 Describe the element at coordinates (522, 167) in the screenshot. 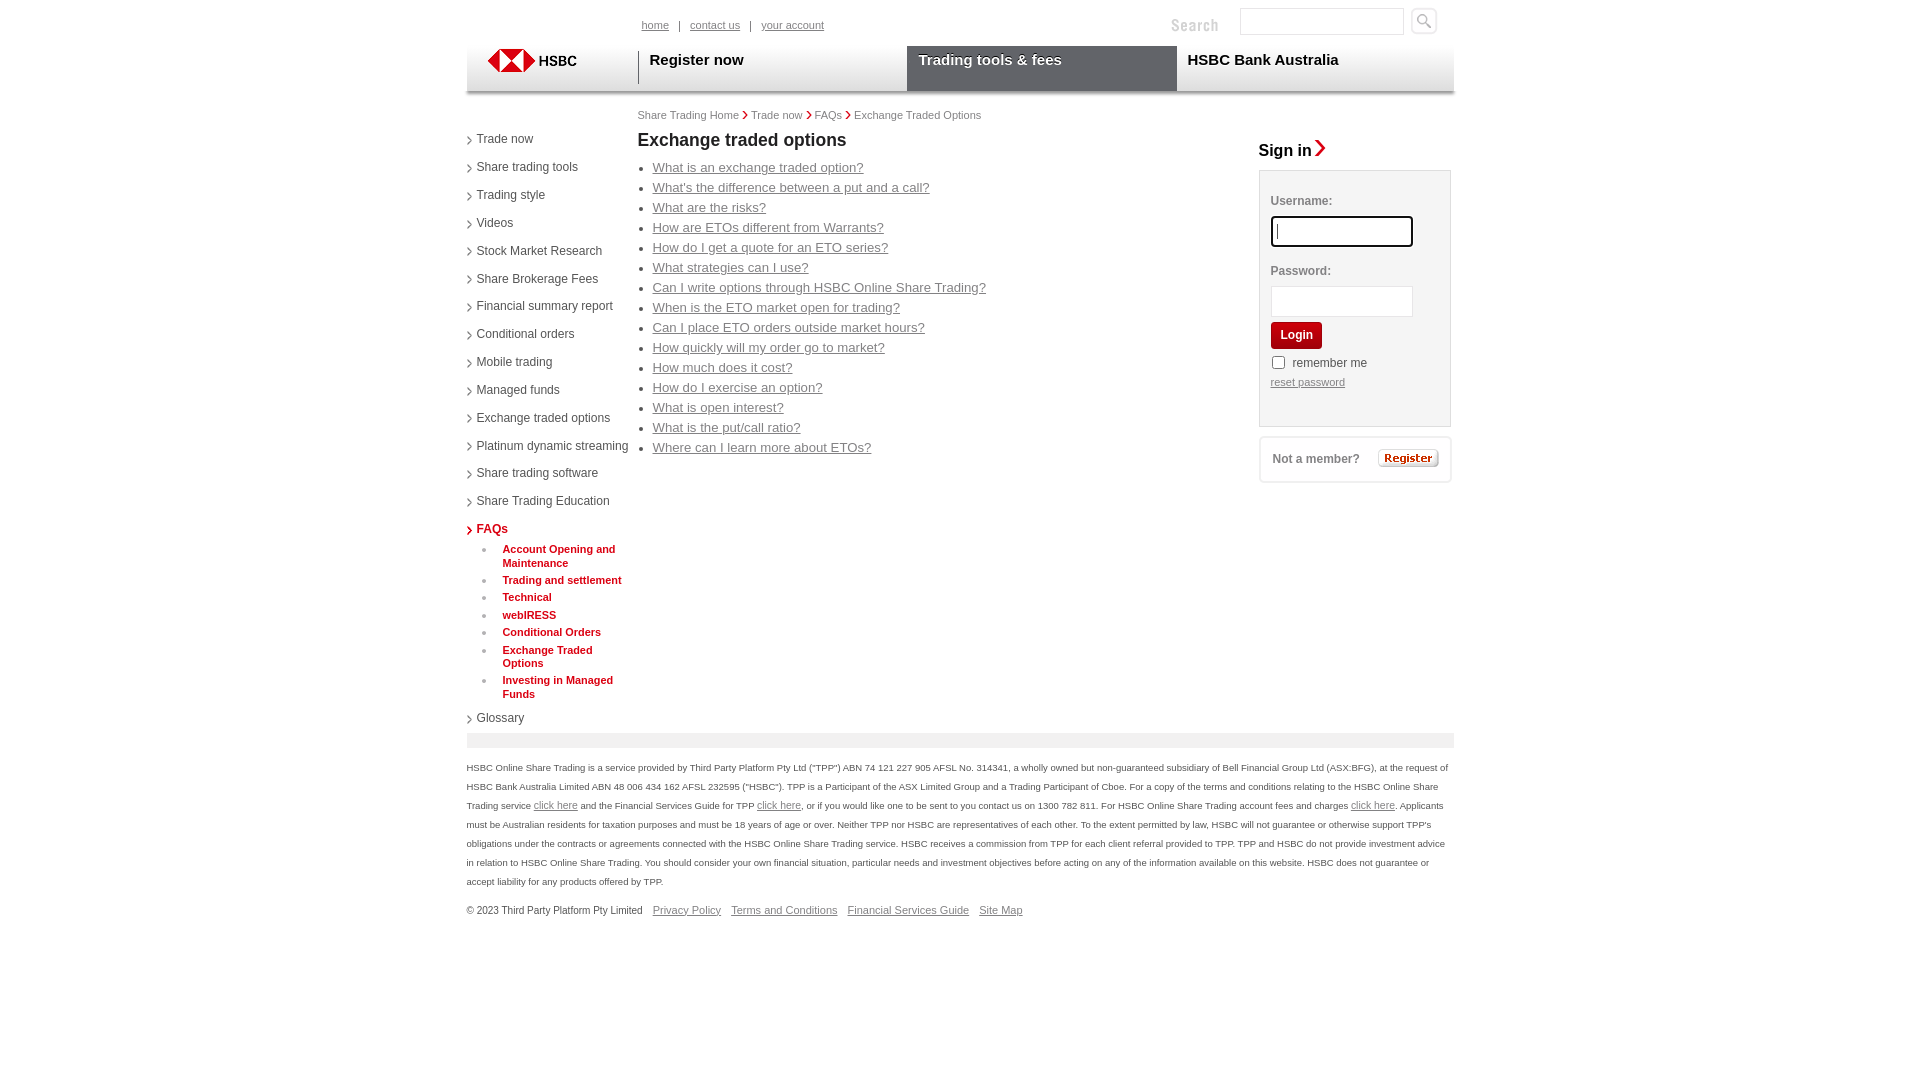

I see `'Share trading tools'` at that location.